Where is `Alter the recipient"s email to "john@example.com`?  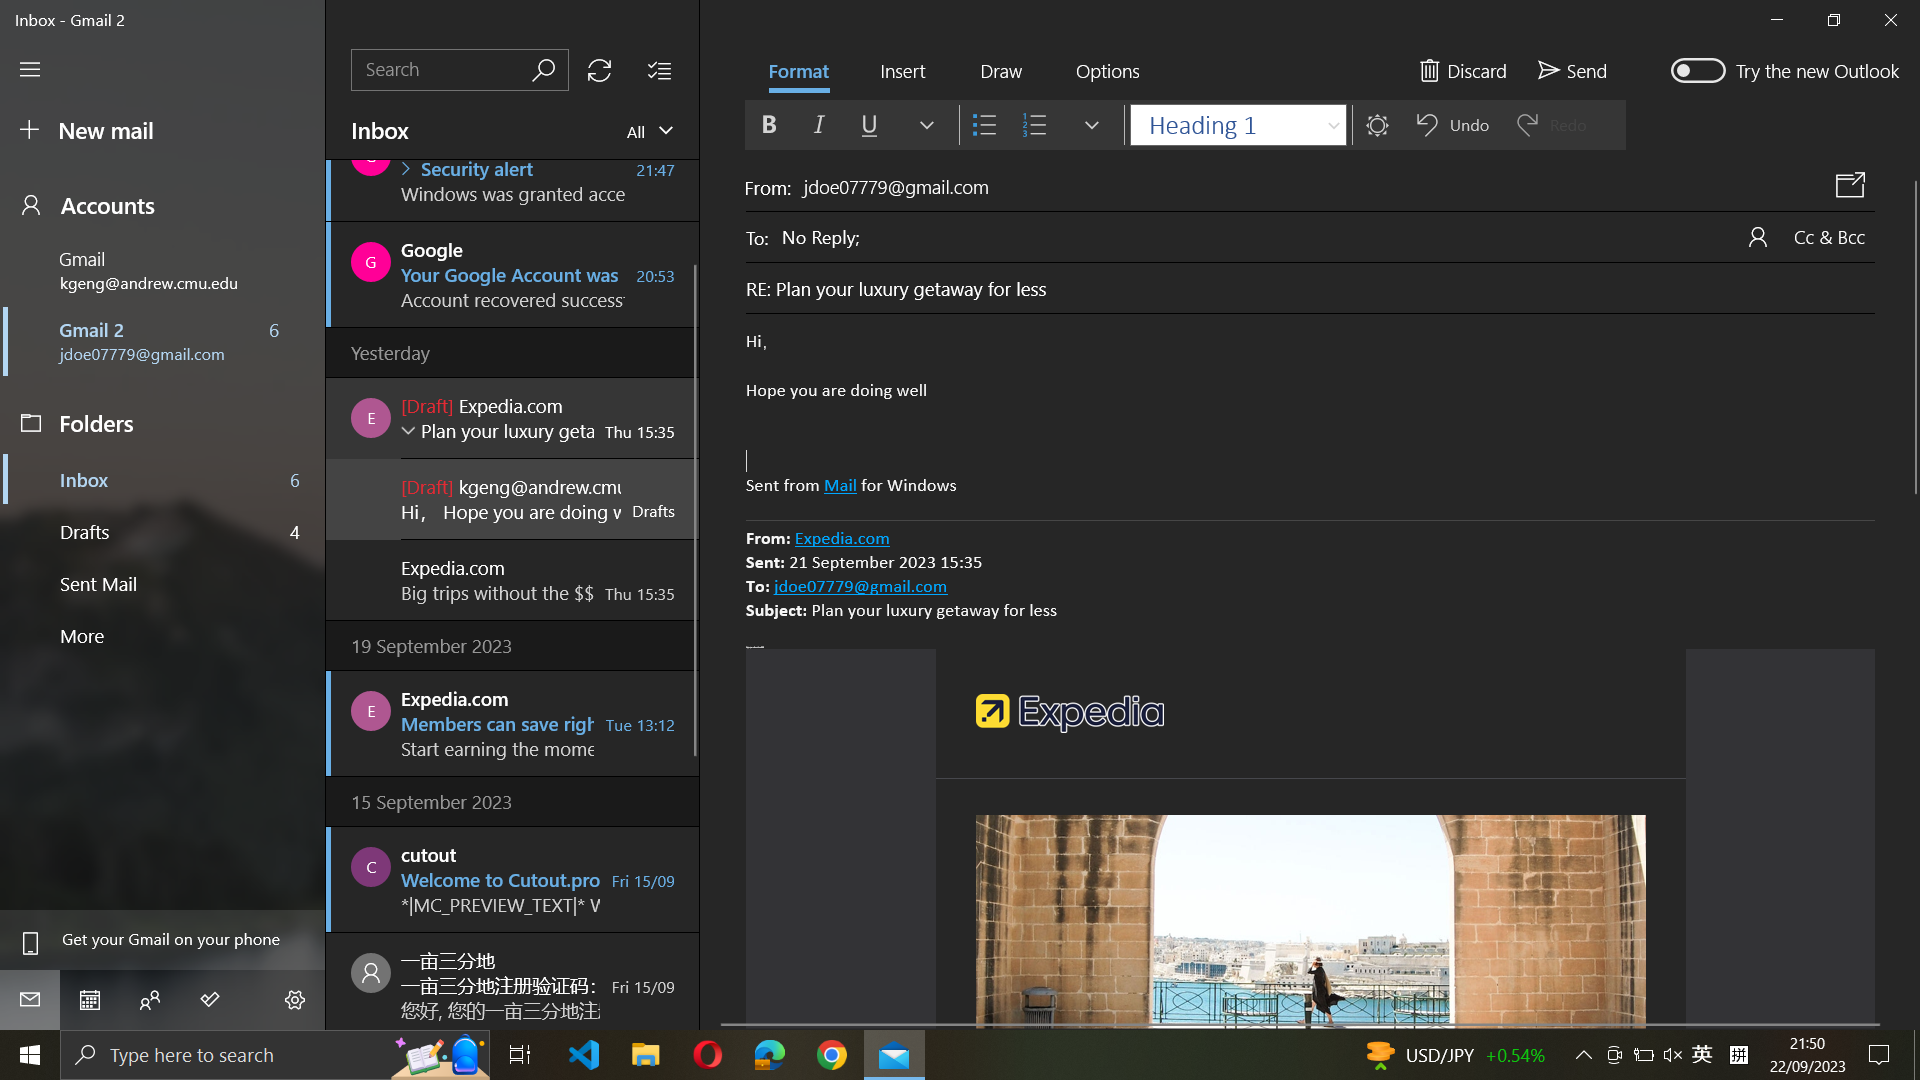 Alter the recipient"s email to "john@example.com is located at coordinates (1328, 234).